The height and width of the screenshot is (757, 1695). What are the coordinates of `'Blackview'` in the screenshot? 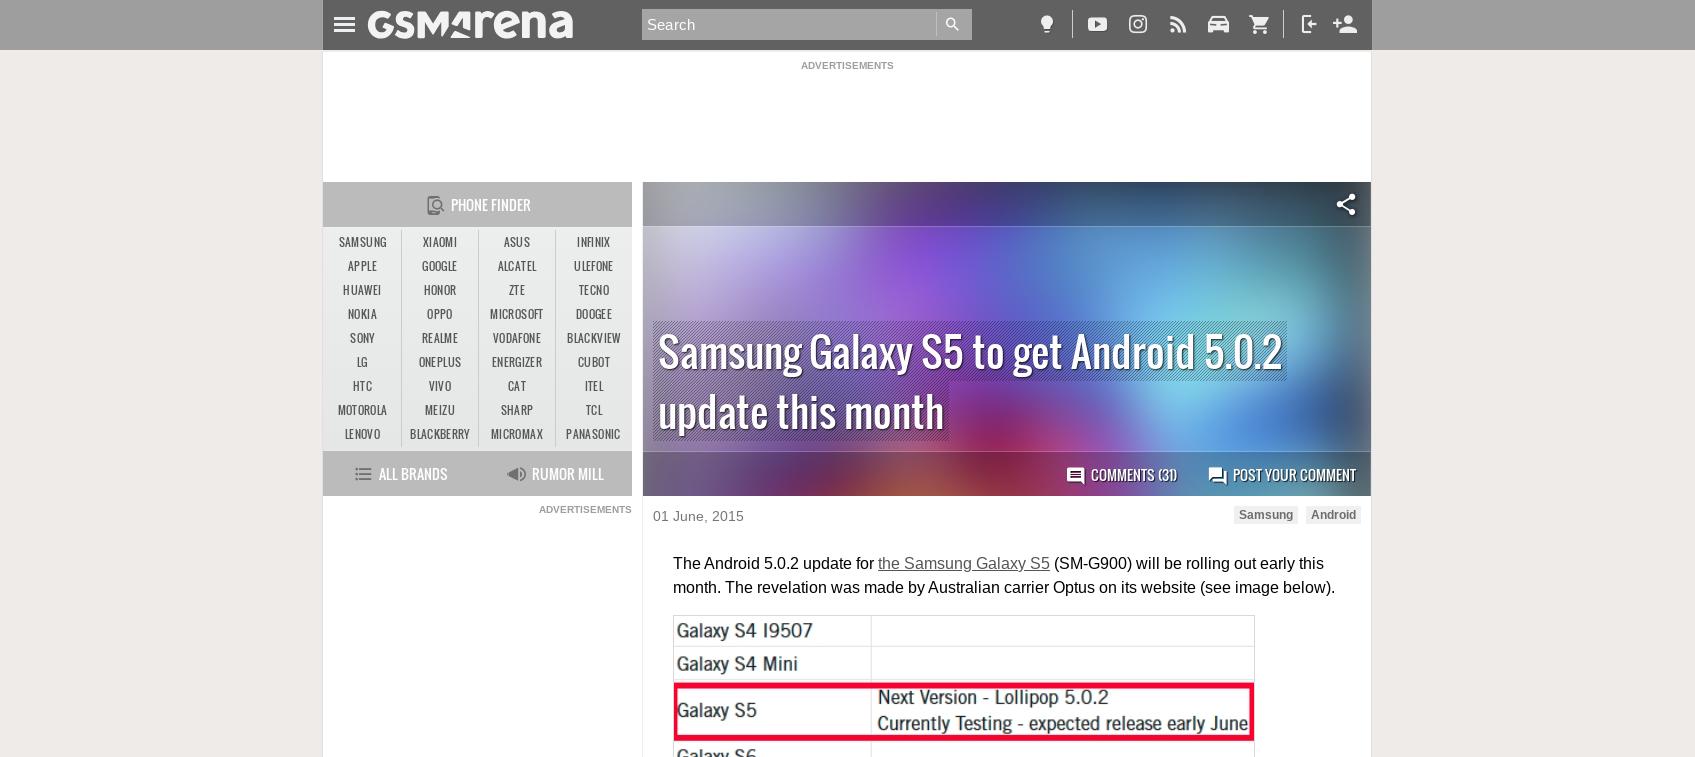 It's located at (592, 337).